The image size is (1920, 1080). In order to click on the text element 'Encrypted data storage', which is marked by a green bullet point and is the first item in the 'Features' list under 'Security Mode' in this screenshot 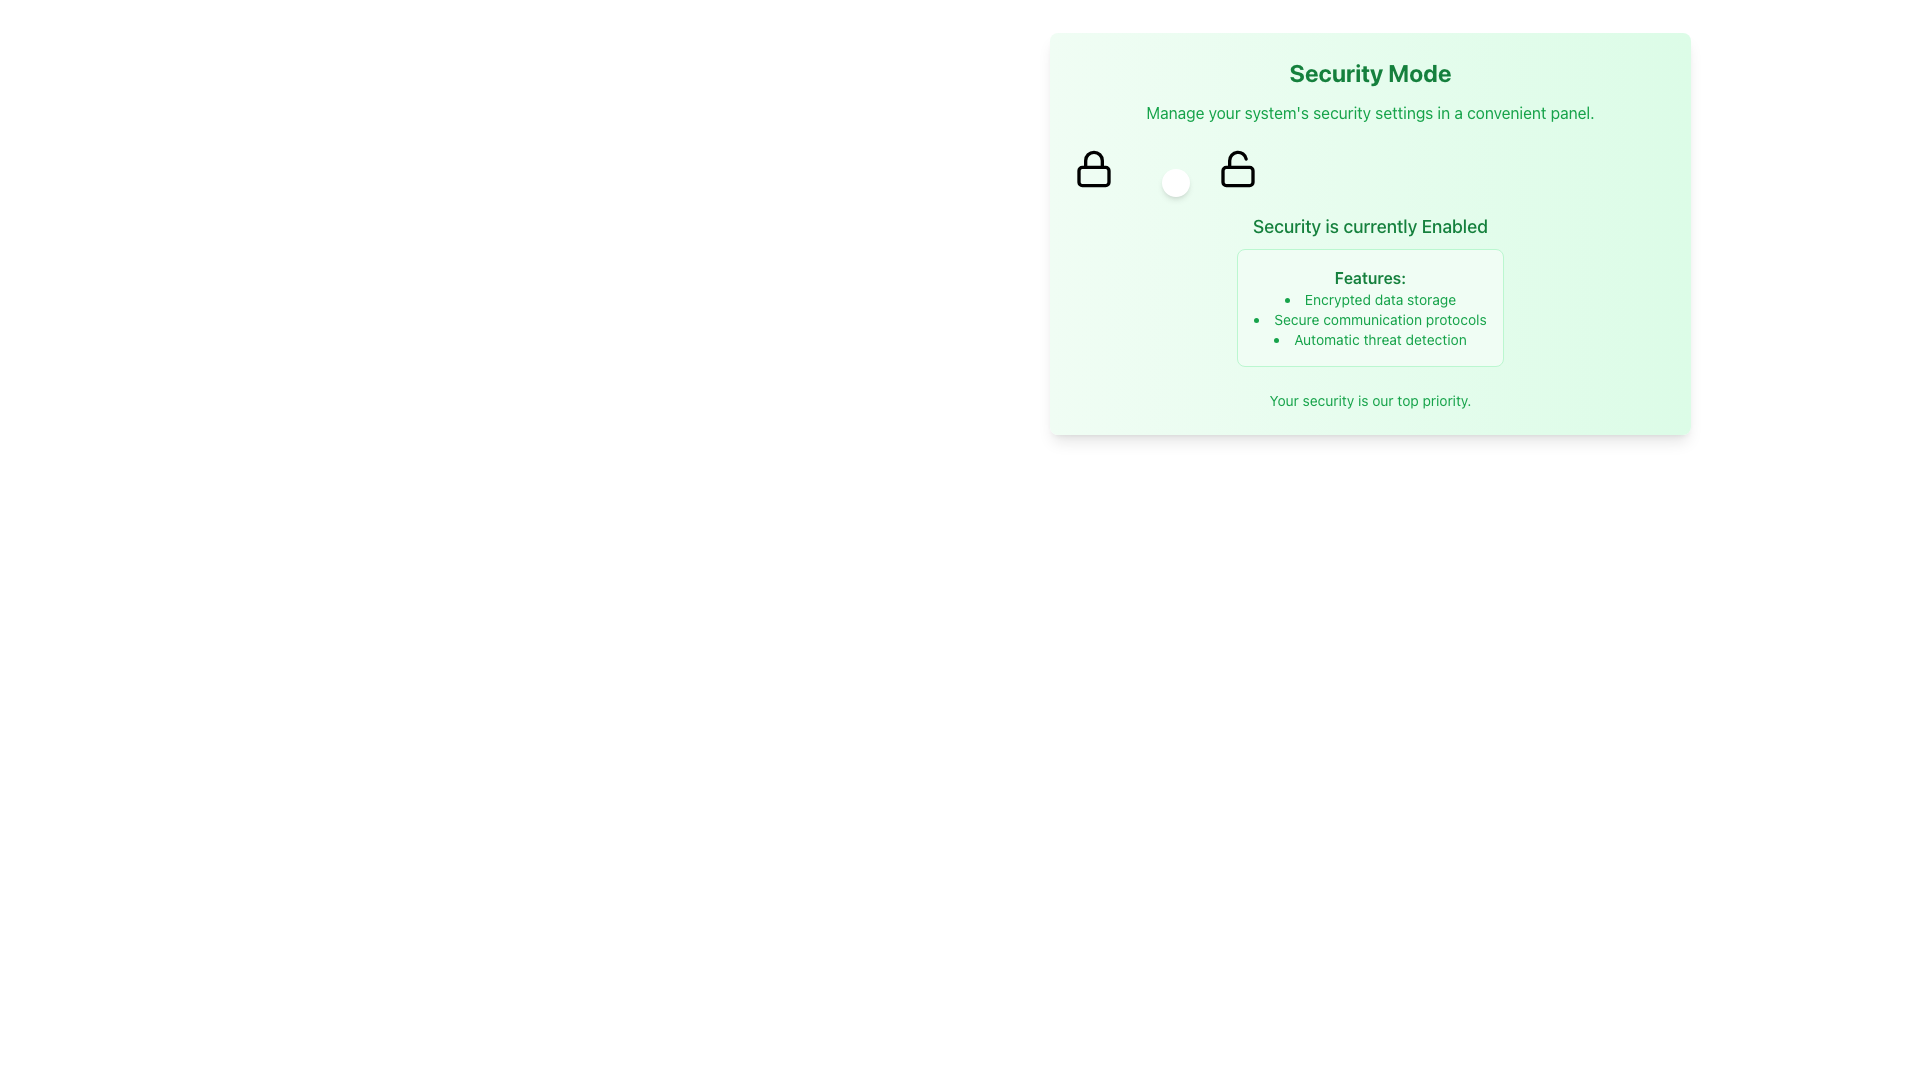, I will do `click(1369, 300)`.